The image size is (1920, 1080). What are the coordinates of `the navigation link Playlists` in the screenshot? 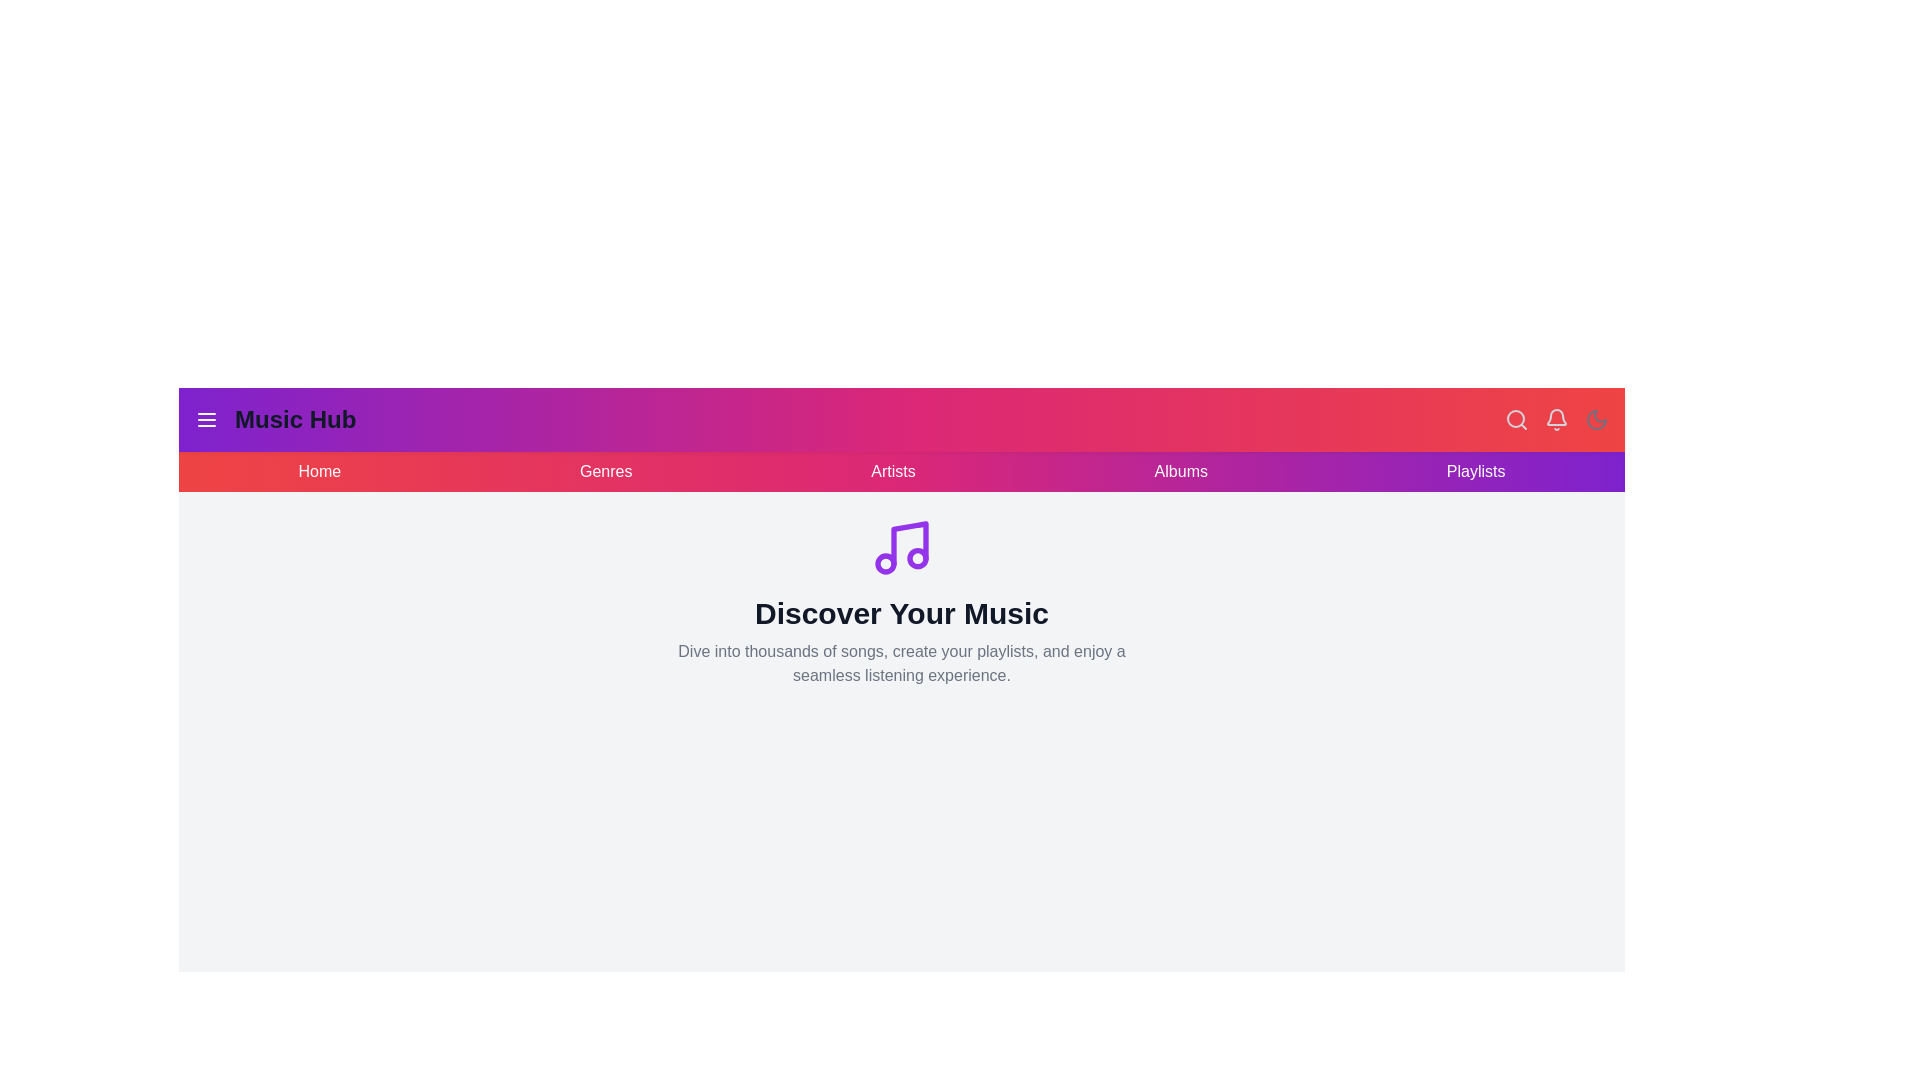 It's located at (1476, 471).